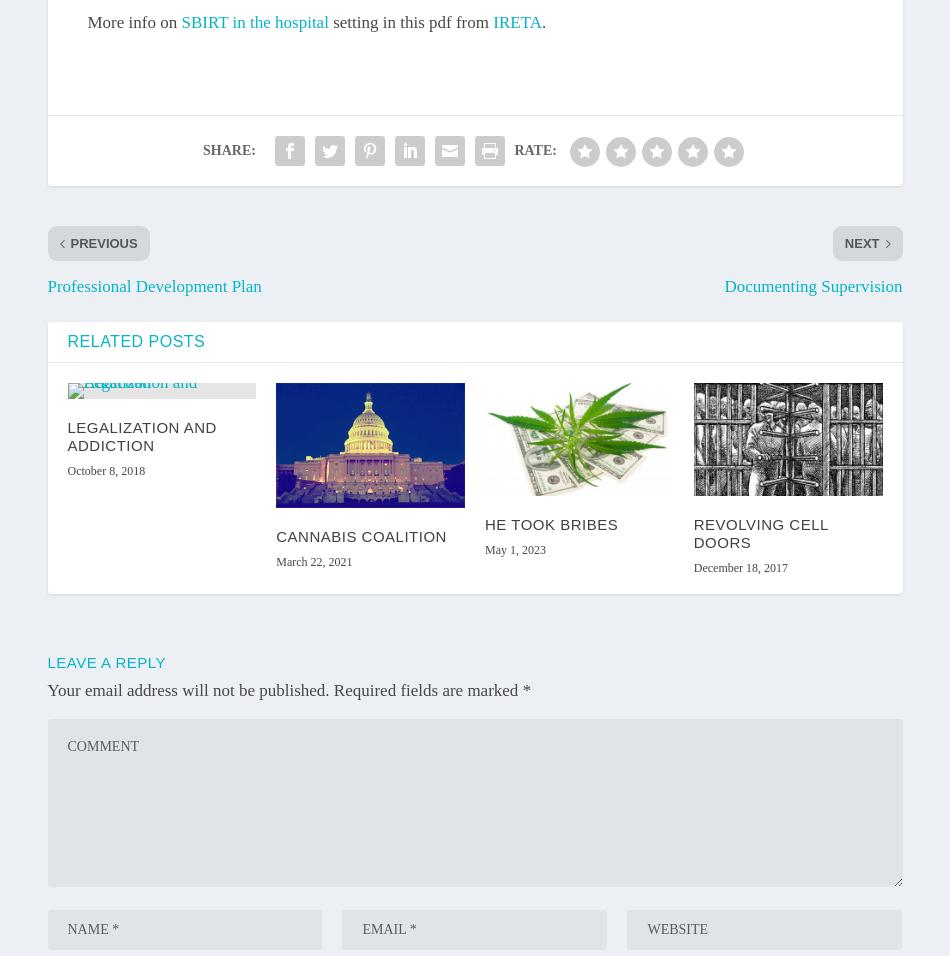  I want to click on 'Your email address will not be published.', so click(188, 689).